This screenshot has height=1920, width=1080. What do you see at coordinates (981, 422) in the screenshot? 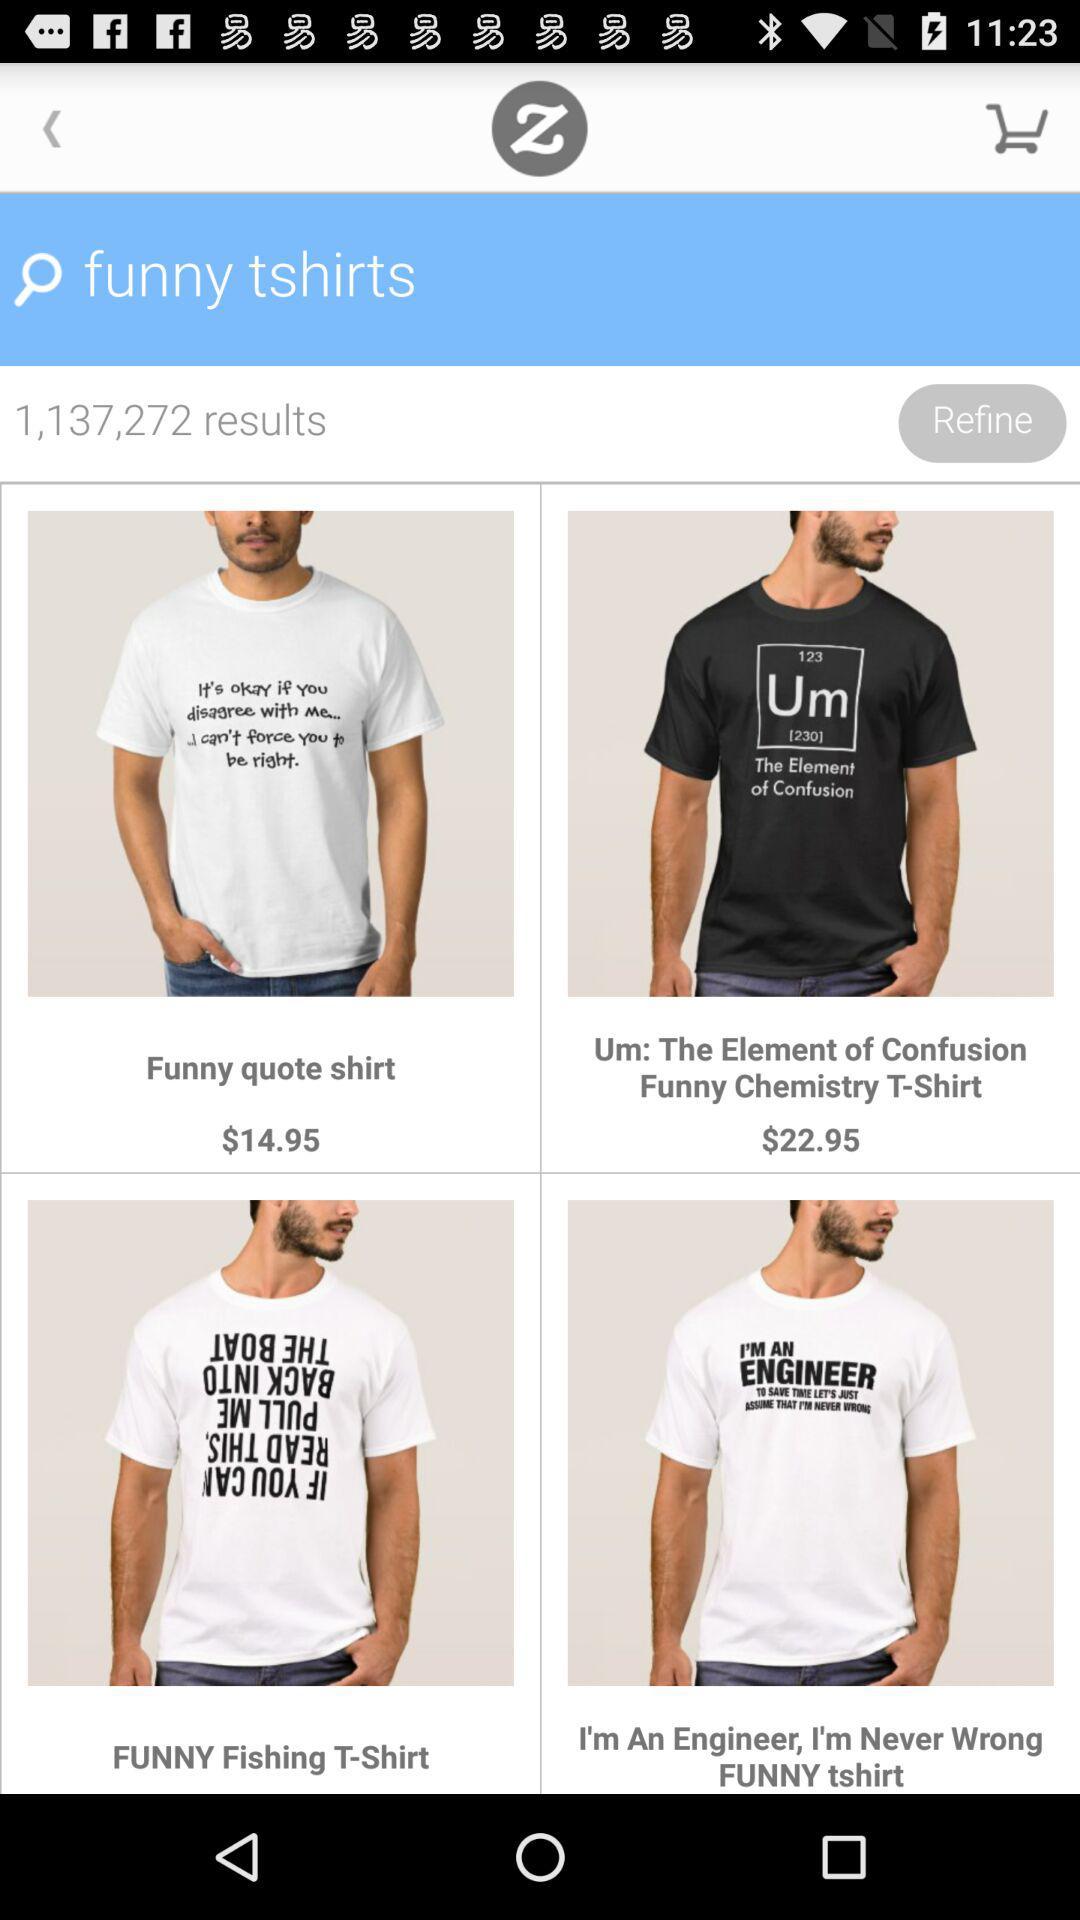
I see `the icon to the right of 1 137 272 icon` at bounding box center [981, 422].